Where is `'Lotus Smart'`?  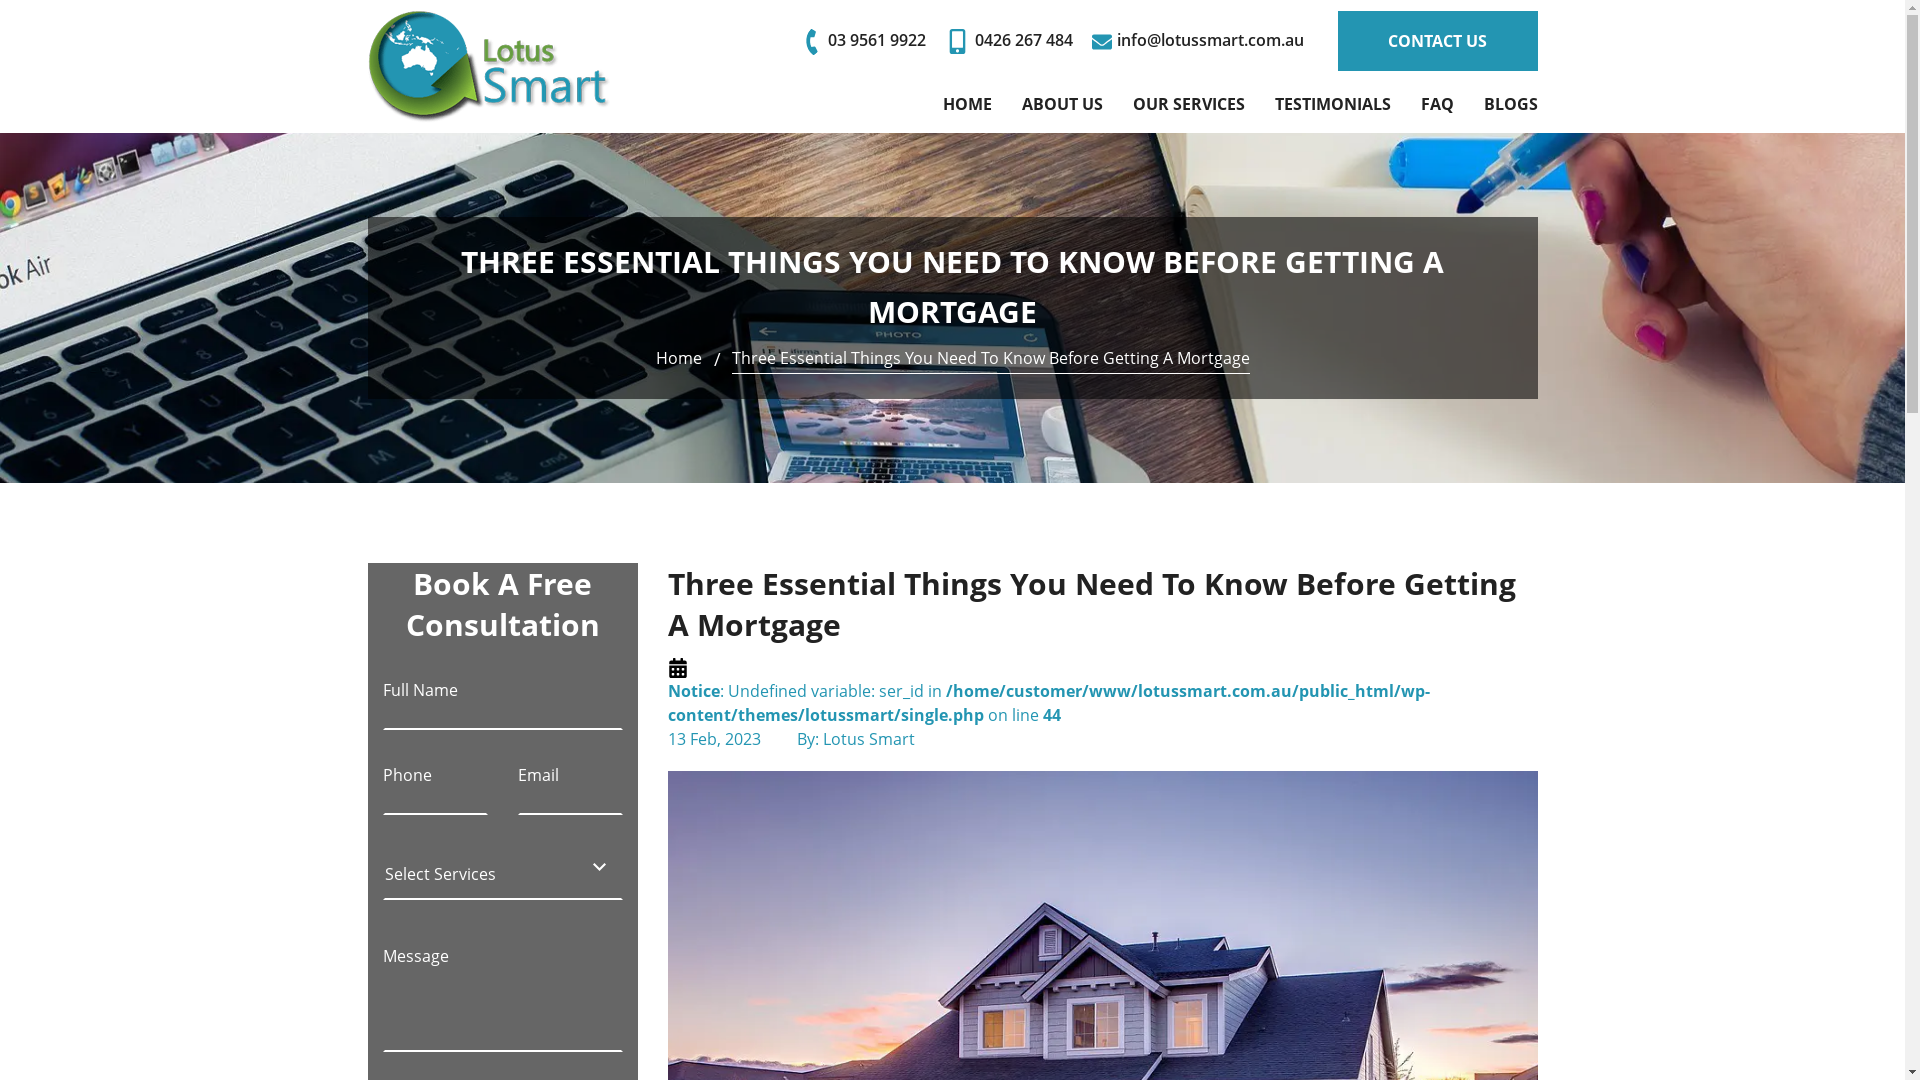 'Lotus Smart' is located at coordinates (489, 65).